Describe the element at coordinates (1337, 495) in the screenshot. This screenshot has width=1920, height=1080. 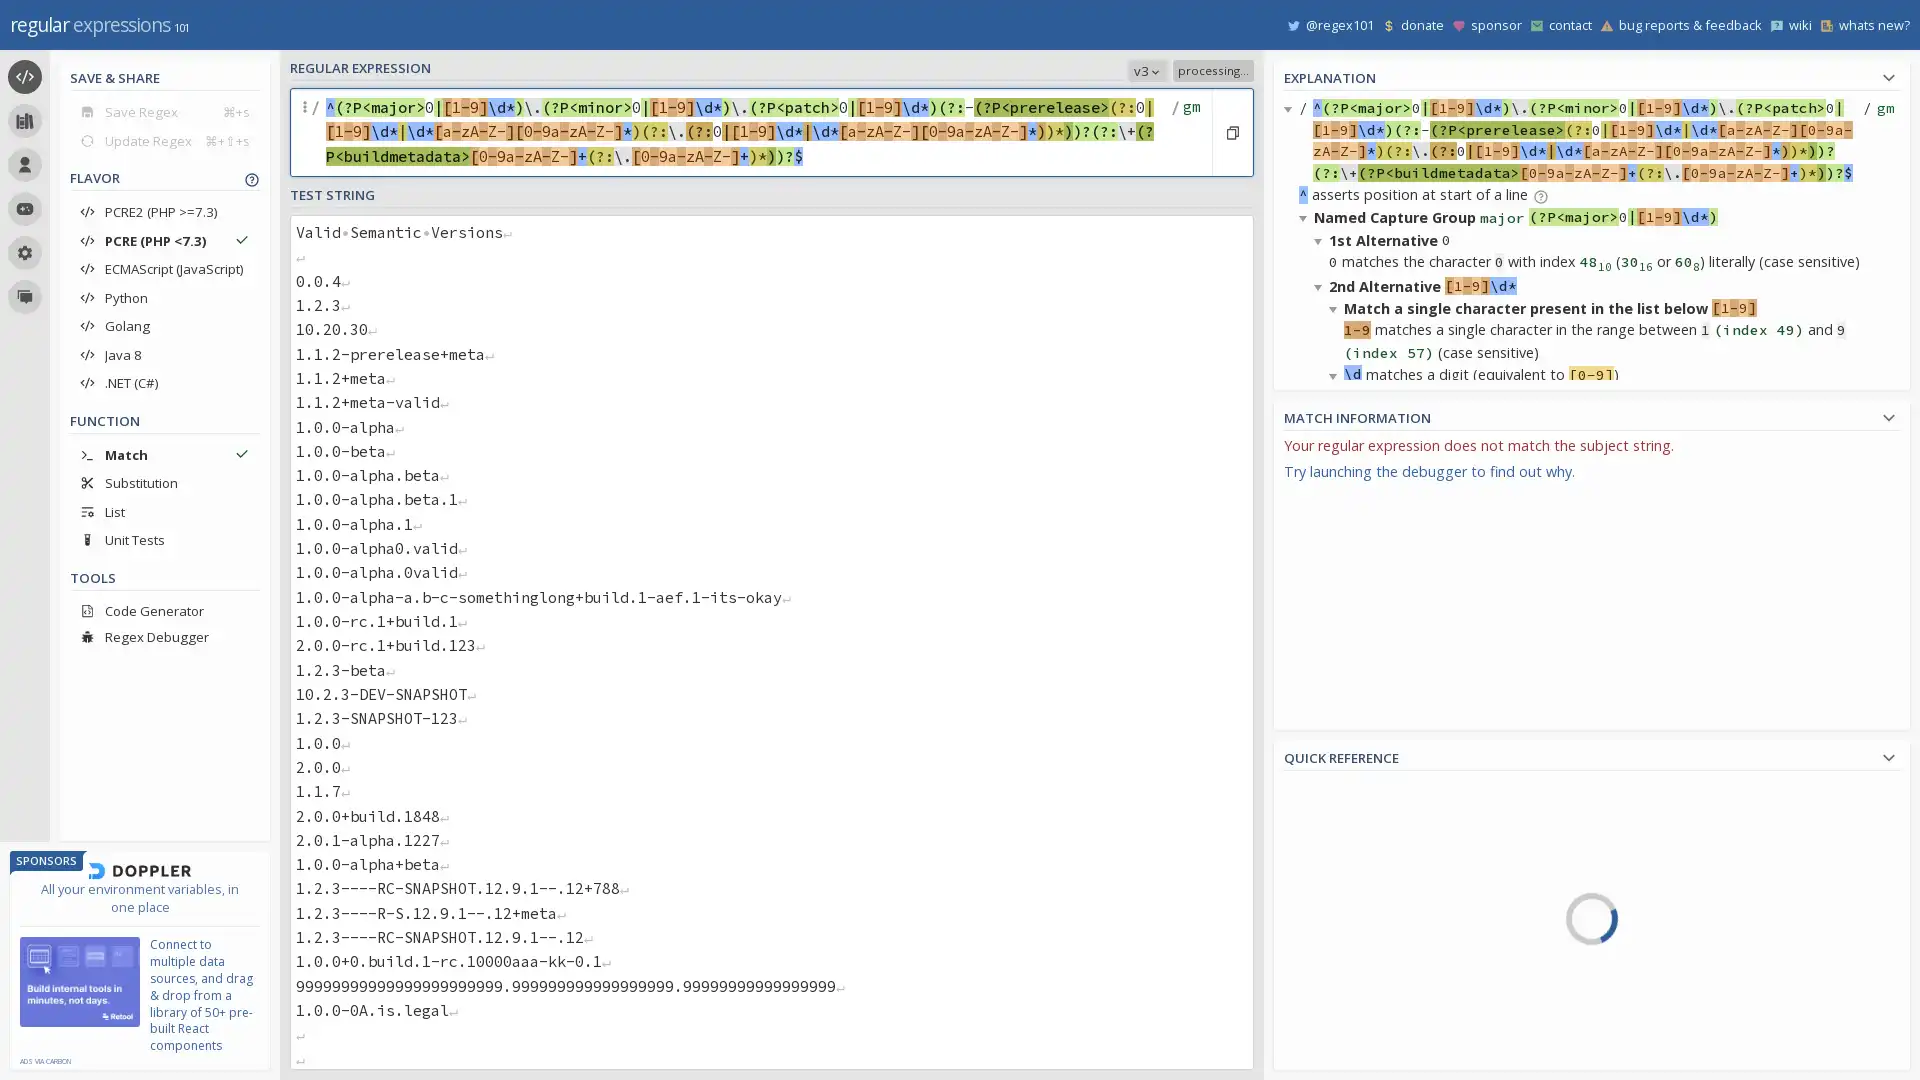
I see `Group major` at that location.